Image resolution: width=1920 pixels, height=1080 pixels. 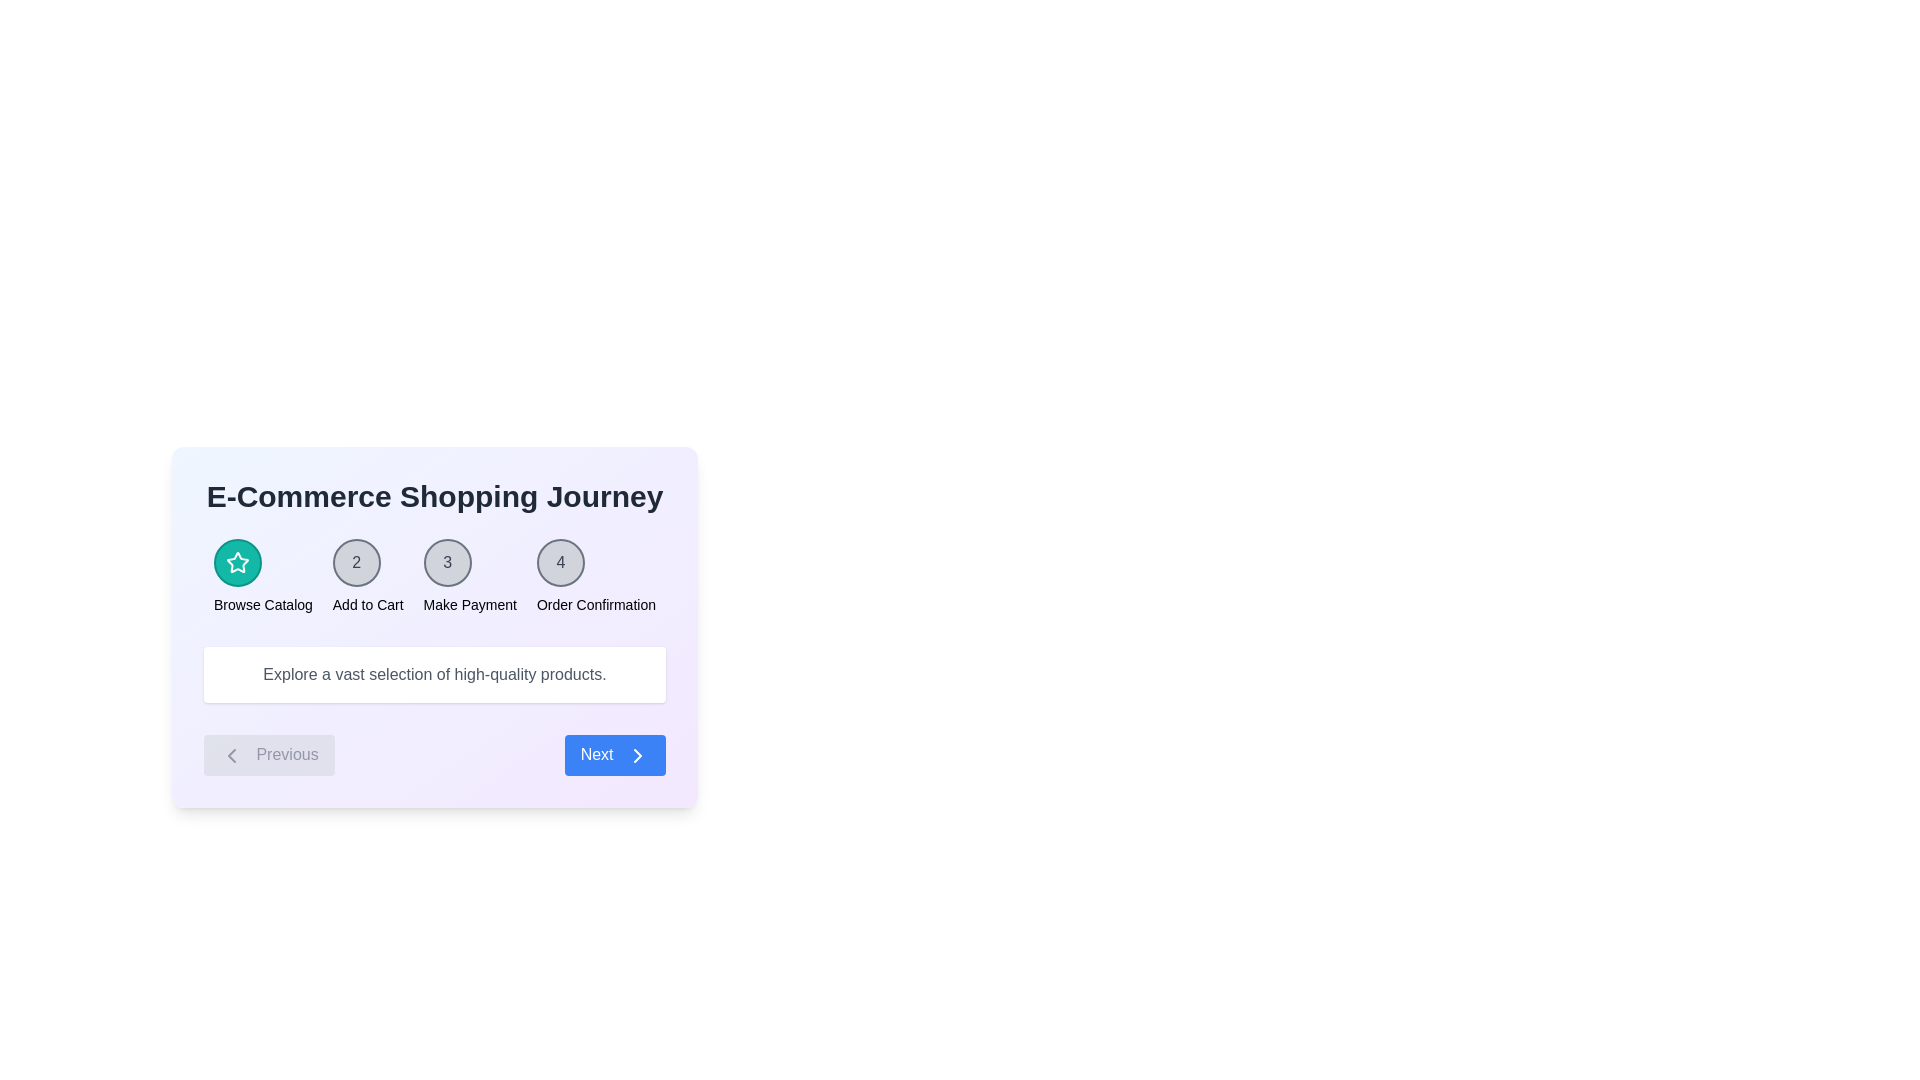 I want to click on the circular button labeled '2', which is positioned between the 'Browse Catalog' button and the 'Make Payment' button, so click(x=356, y=563).